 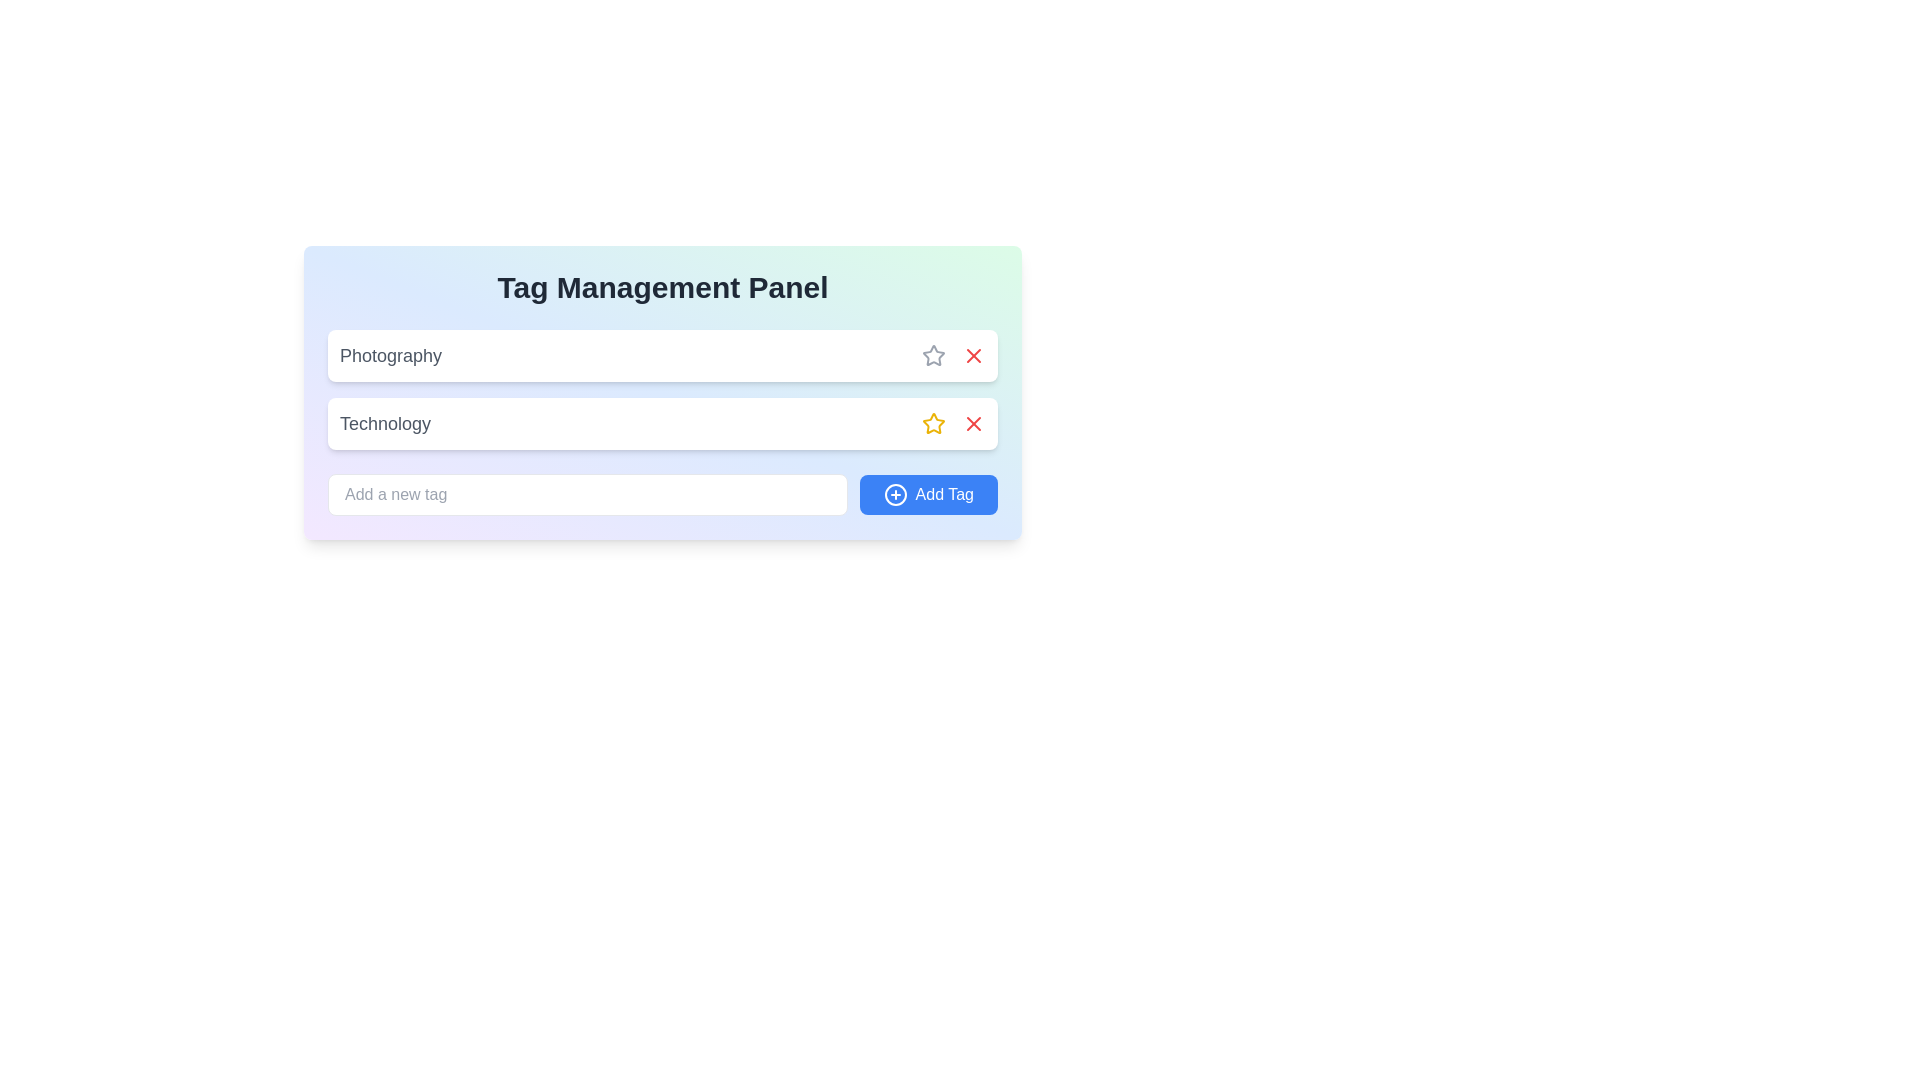 I want to click on the 'Add Tag' button located at the bottom-right of the 'Tag Management Panel', so click(x=927, y=494).